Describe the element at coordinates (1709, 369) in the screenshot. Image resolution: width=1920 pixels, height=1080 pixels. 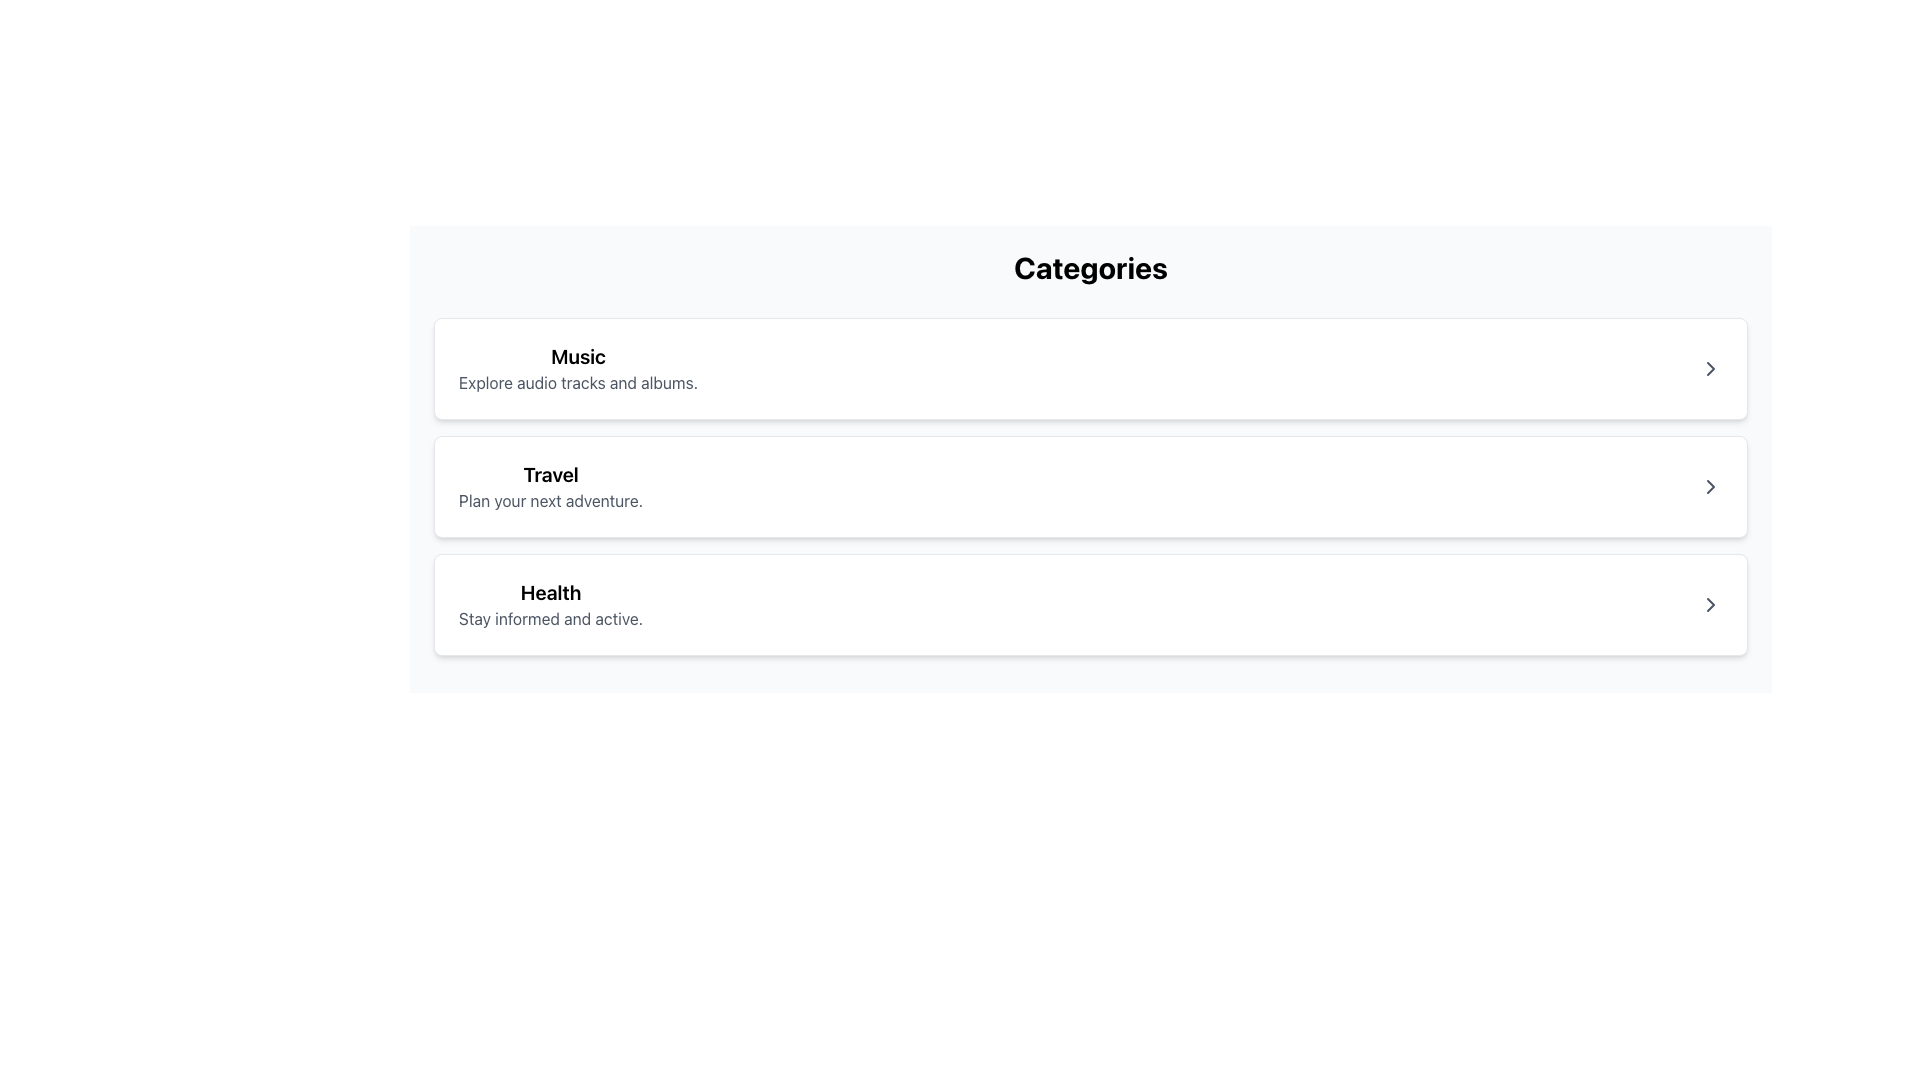
I see `the Chevron icon located on the right side of the 'Music' section` at that location.